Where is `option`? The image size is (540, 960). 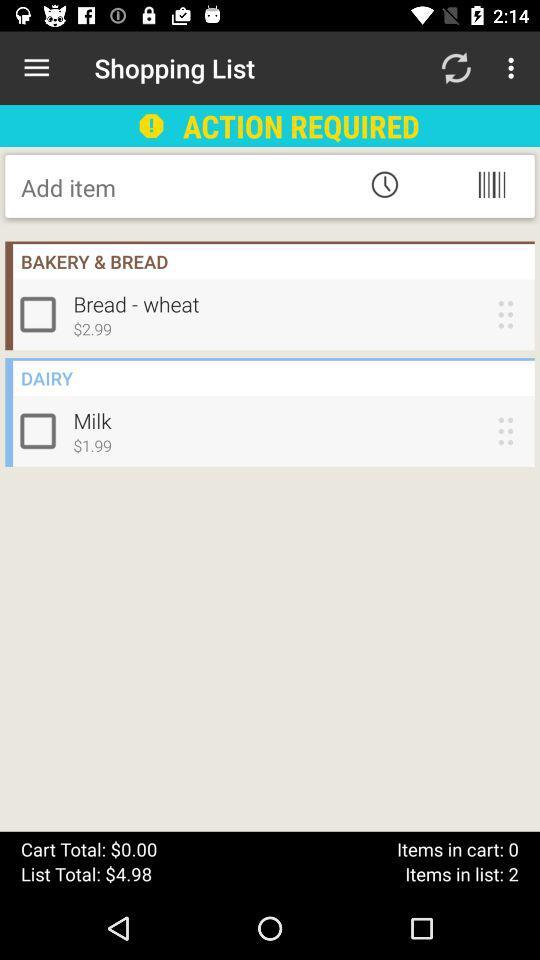
option is located at coordinates (42, 314).